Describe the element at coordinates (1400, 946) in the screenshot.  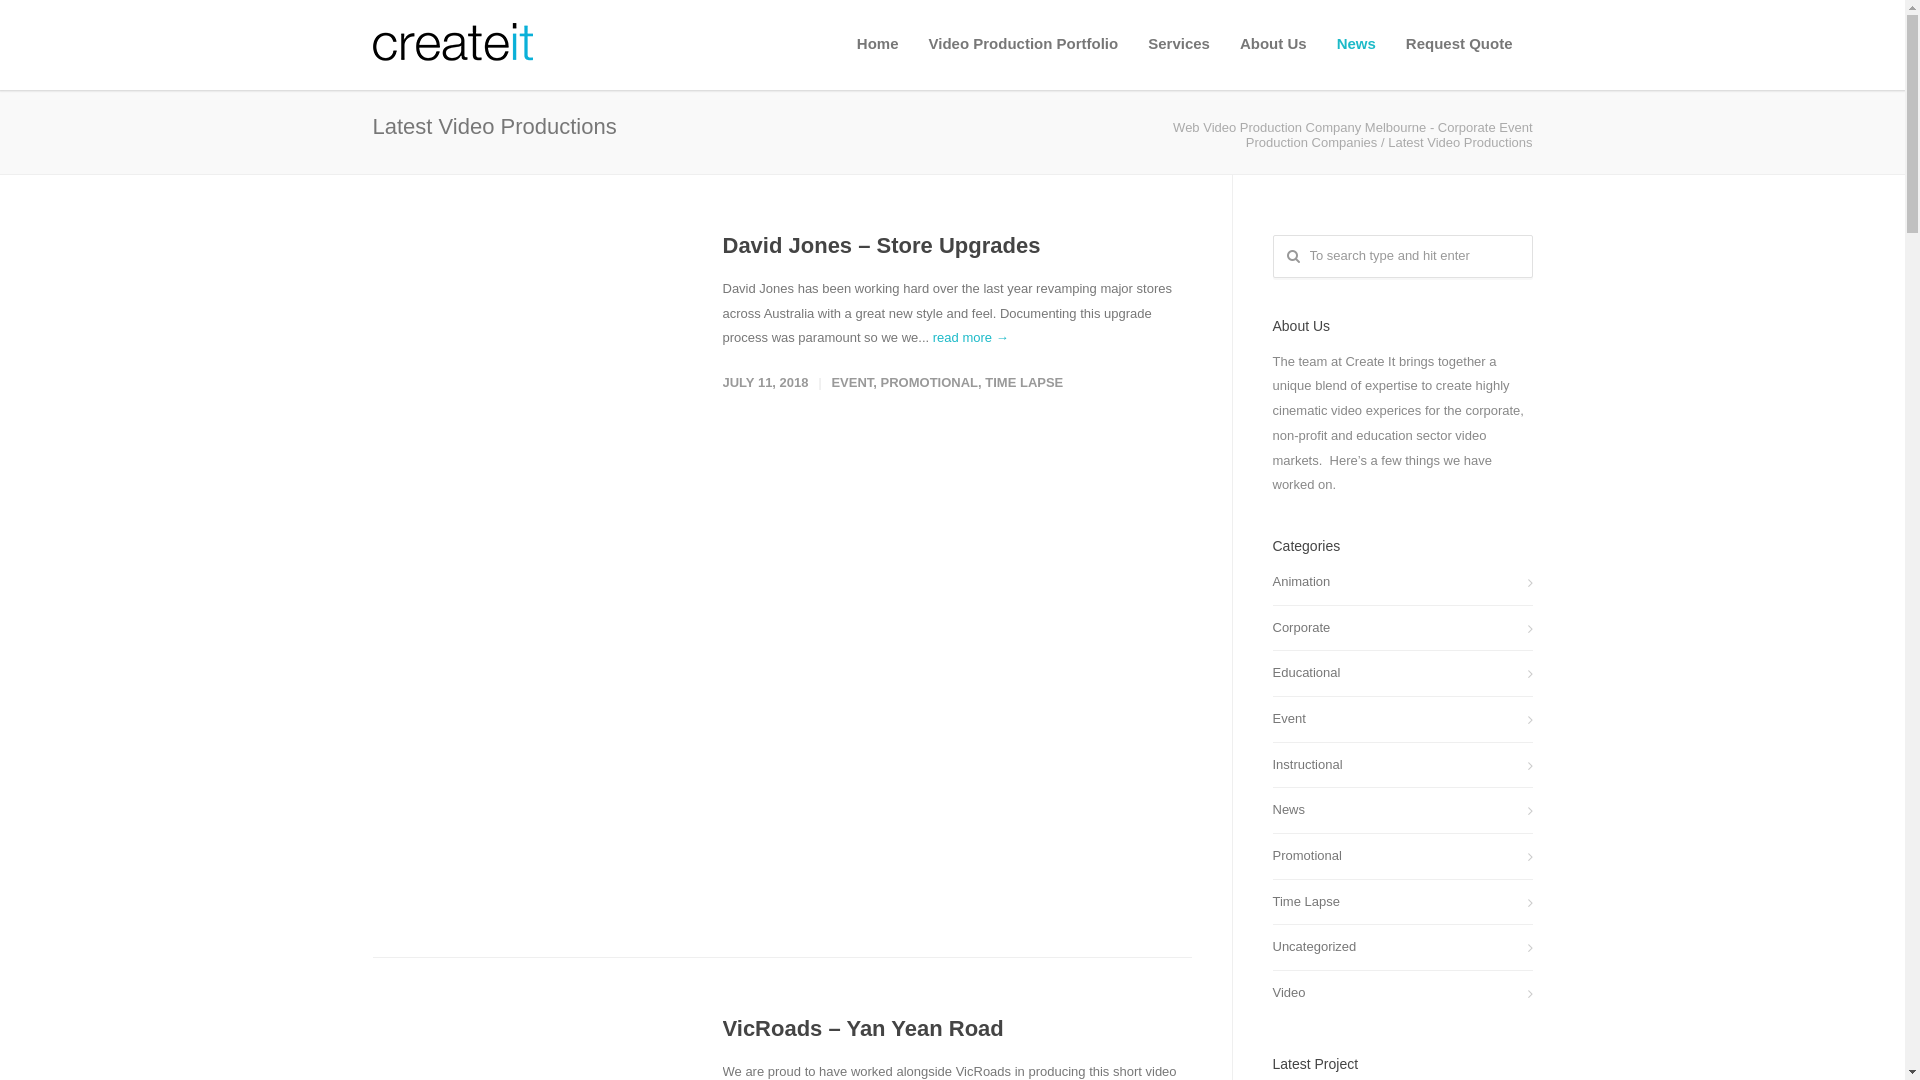
I see `'Uncategorized'` at that location.